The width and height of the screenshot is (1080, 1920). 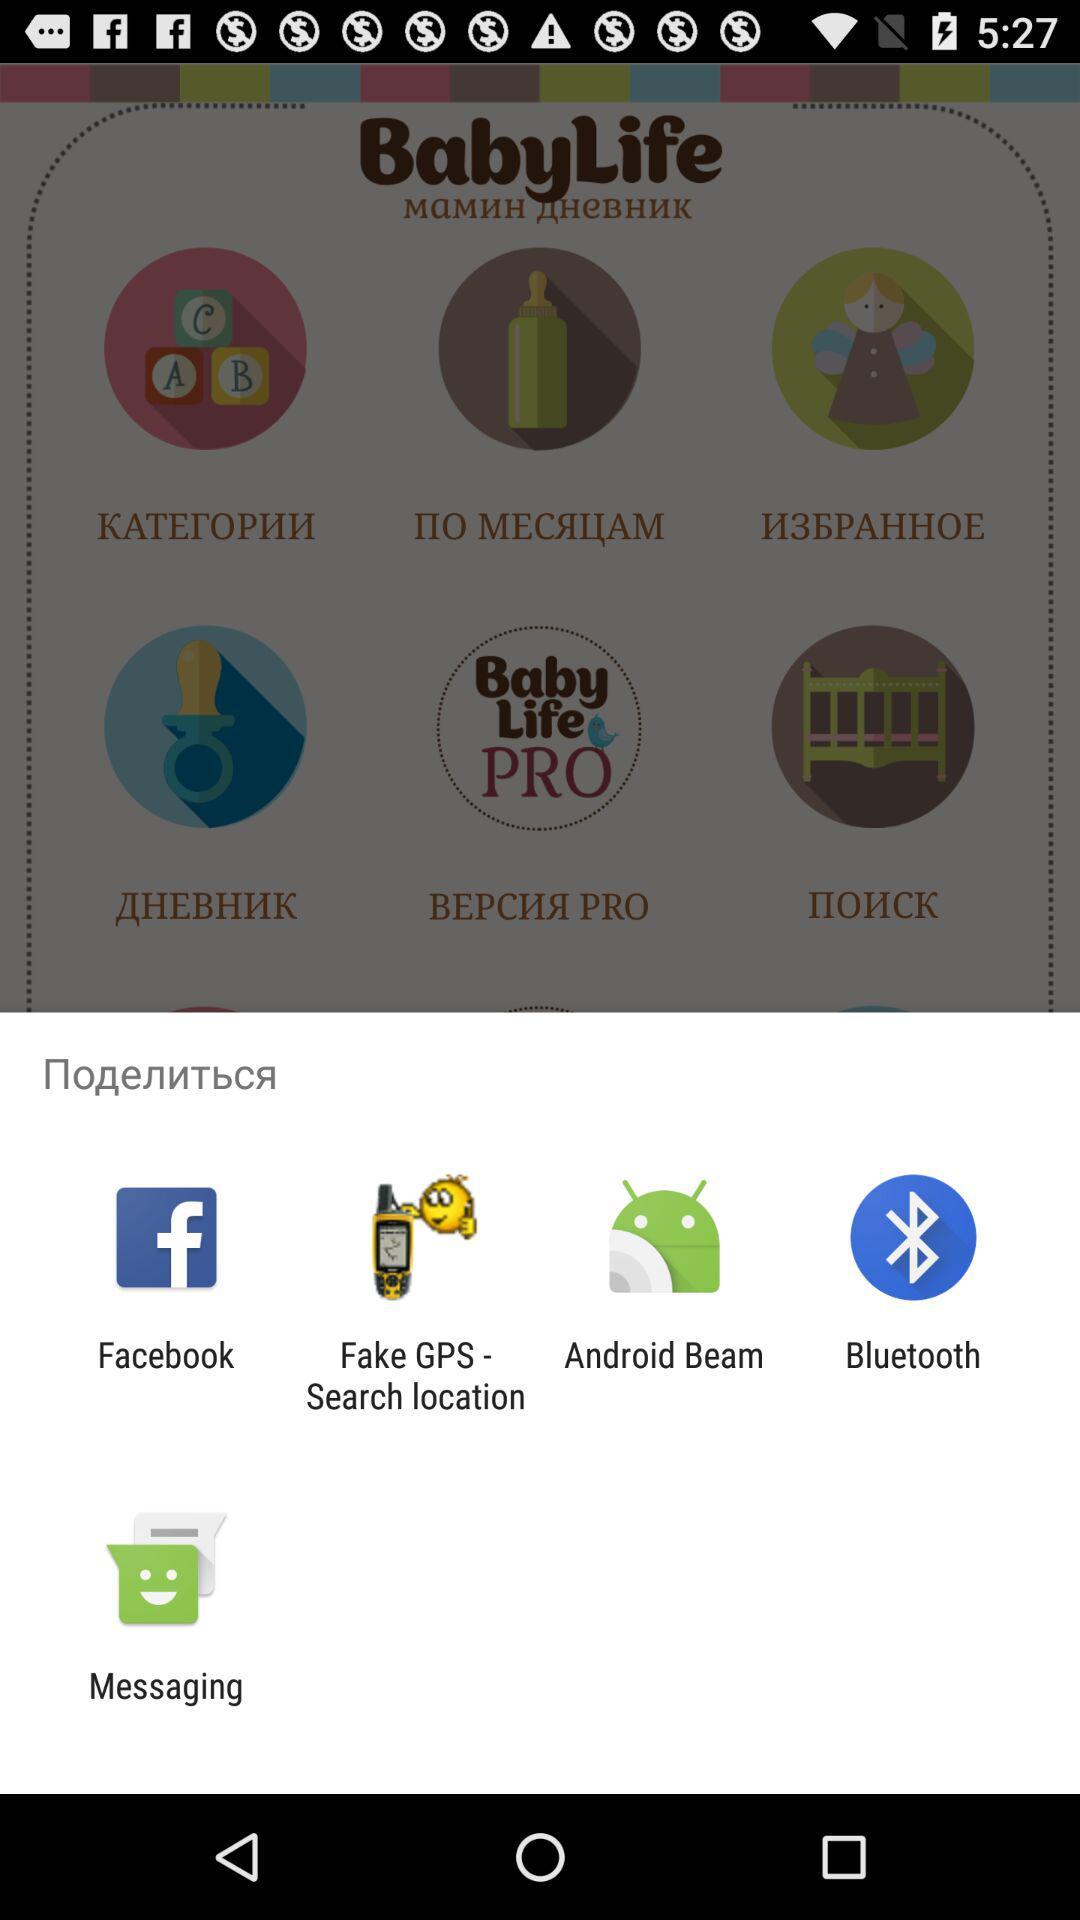 What do you see at coordinates (414, 1374) in the screenshot?
I see `the app to the left of android beam` at bounding box center [414, 1374].